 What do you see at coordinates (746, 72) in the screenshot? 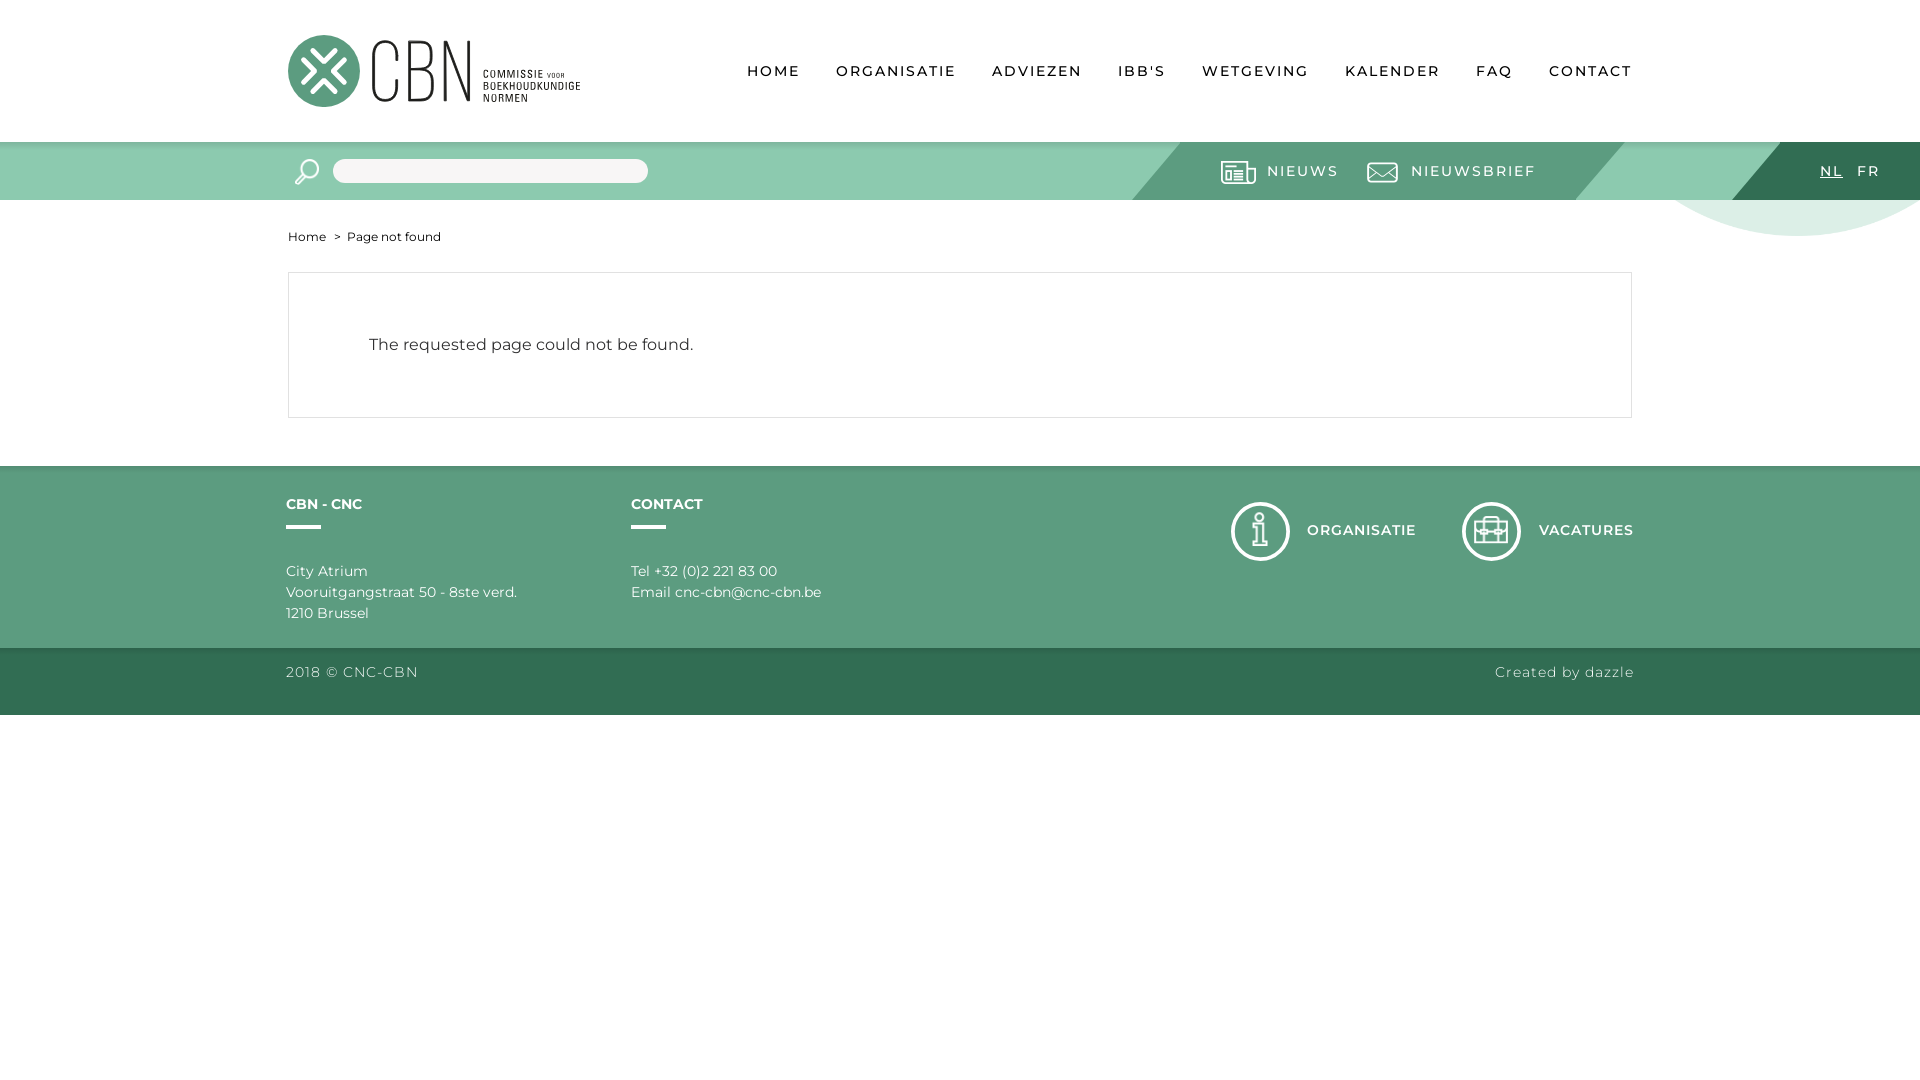
I see `'HOME'` at bounding box center [746, 72].